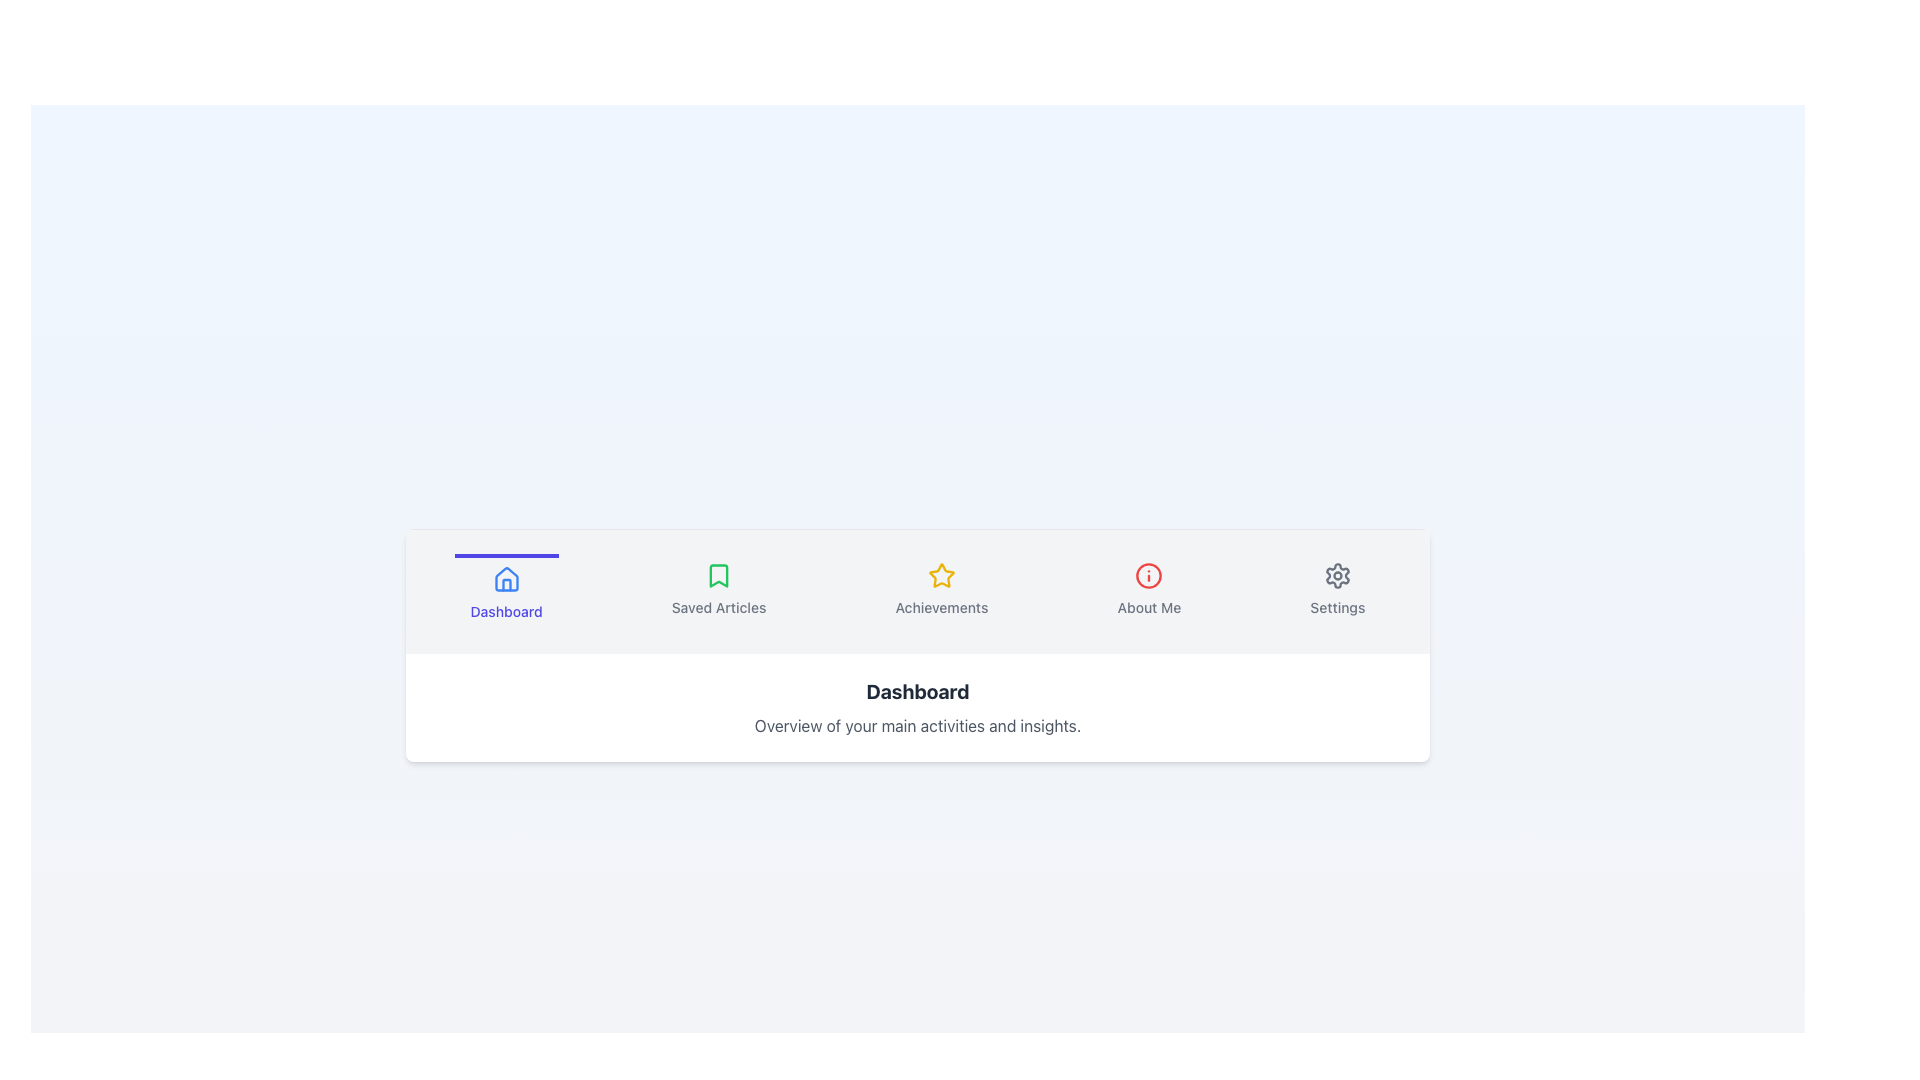 The width and height of the screenshot is (1920, 1080). What do you see at coordinates (506, 579) in the screenshot?
I see `the 'Dashboard' icon located on the left part of the navigation bar` at bounding box center [506, 579].